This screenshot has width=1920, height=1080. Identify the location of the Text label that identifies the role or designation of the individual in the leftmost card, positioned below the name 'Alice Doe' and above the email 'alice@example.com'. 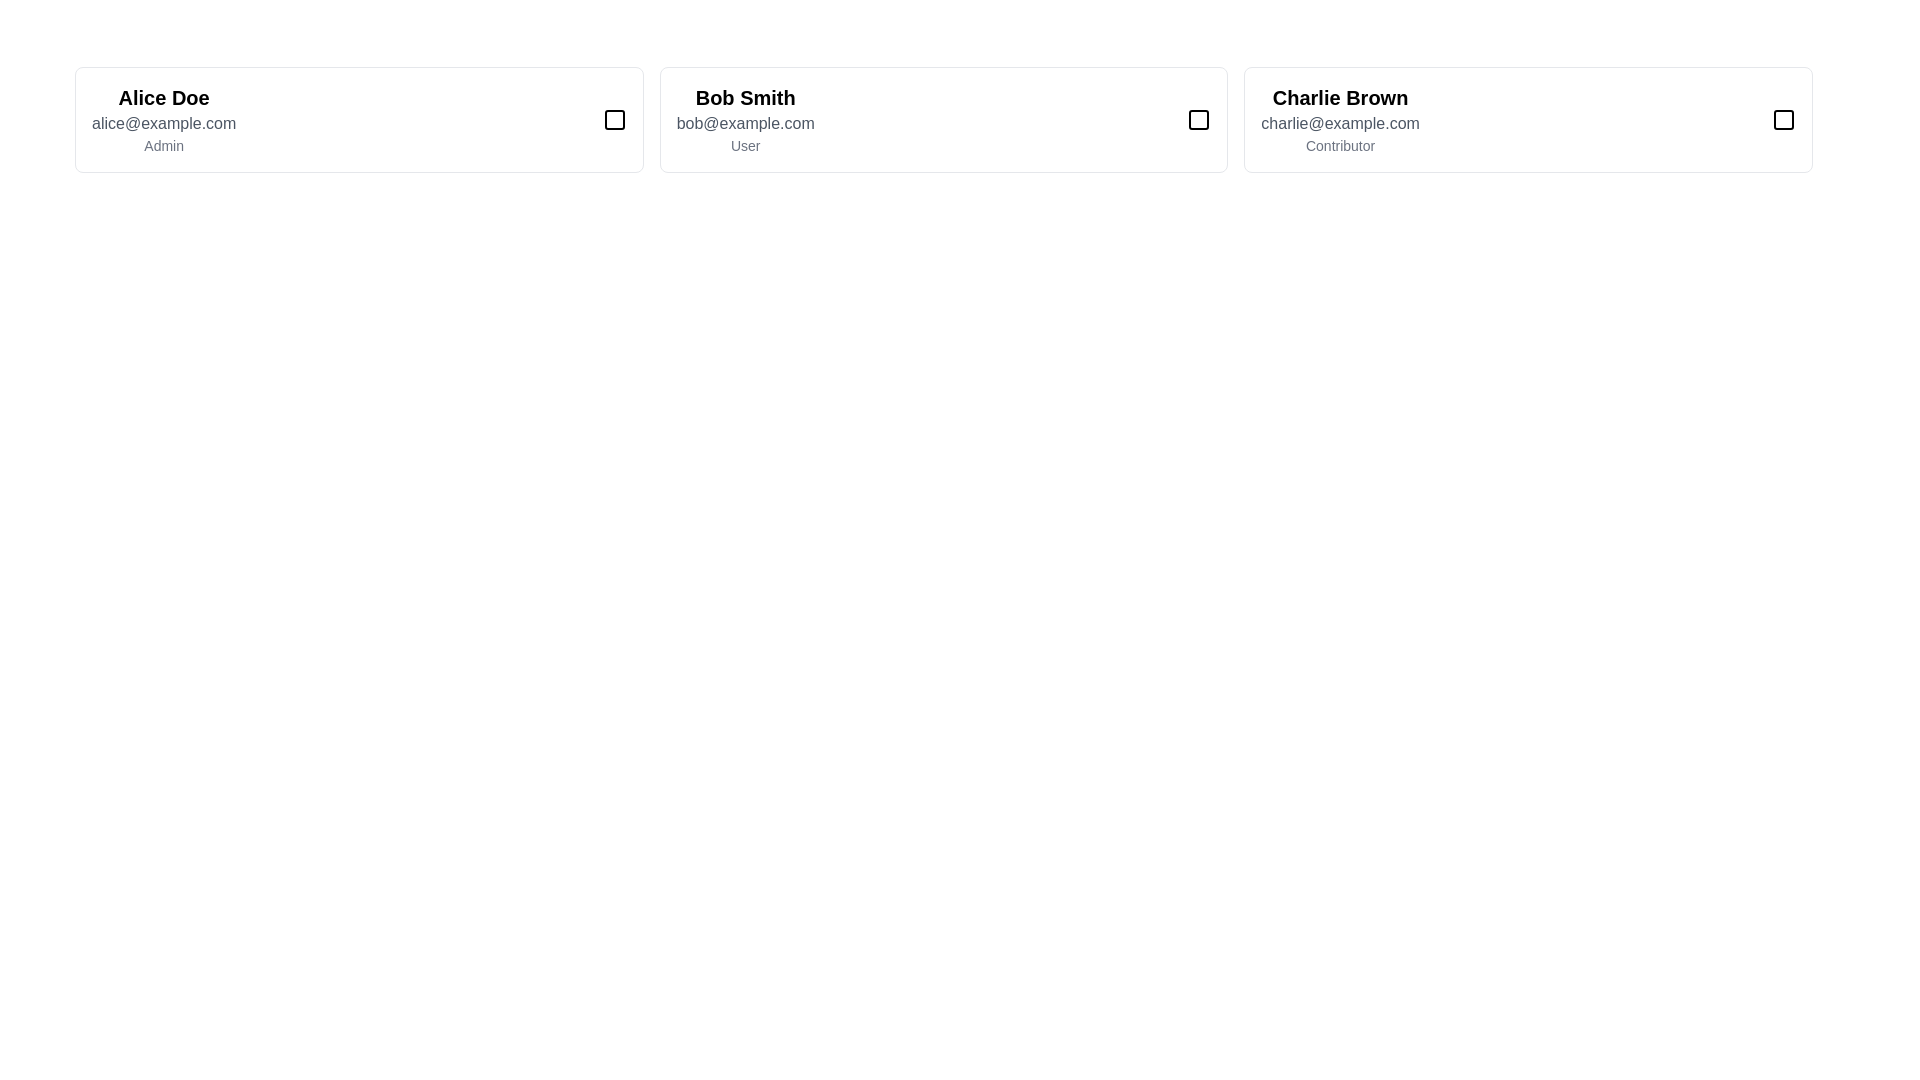
(164, 145).